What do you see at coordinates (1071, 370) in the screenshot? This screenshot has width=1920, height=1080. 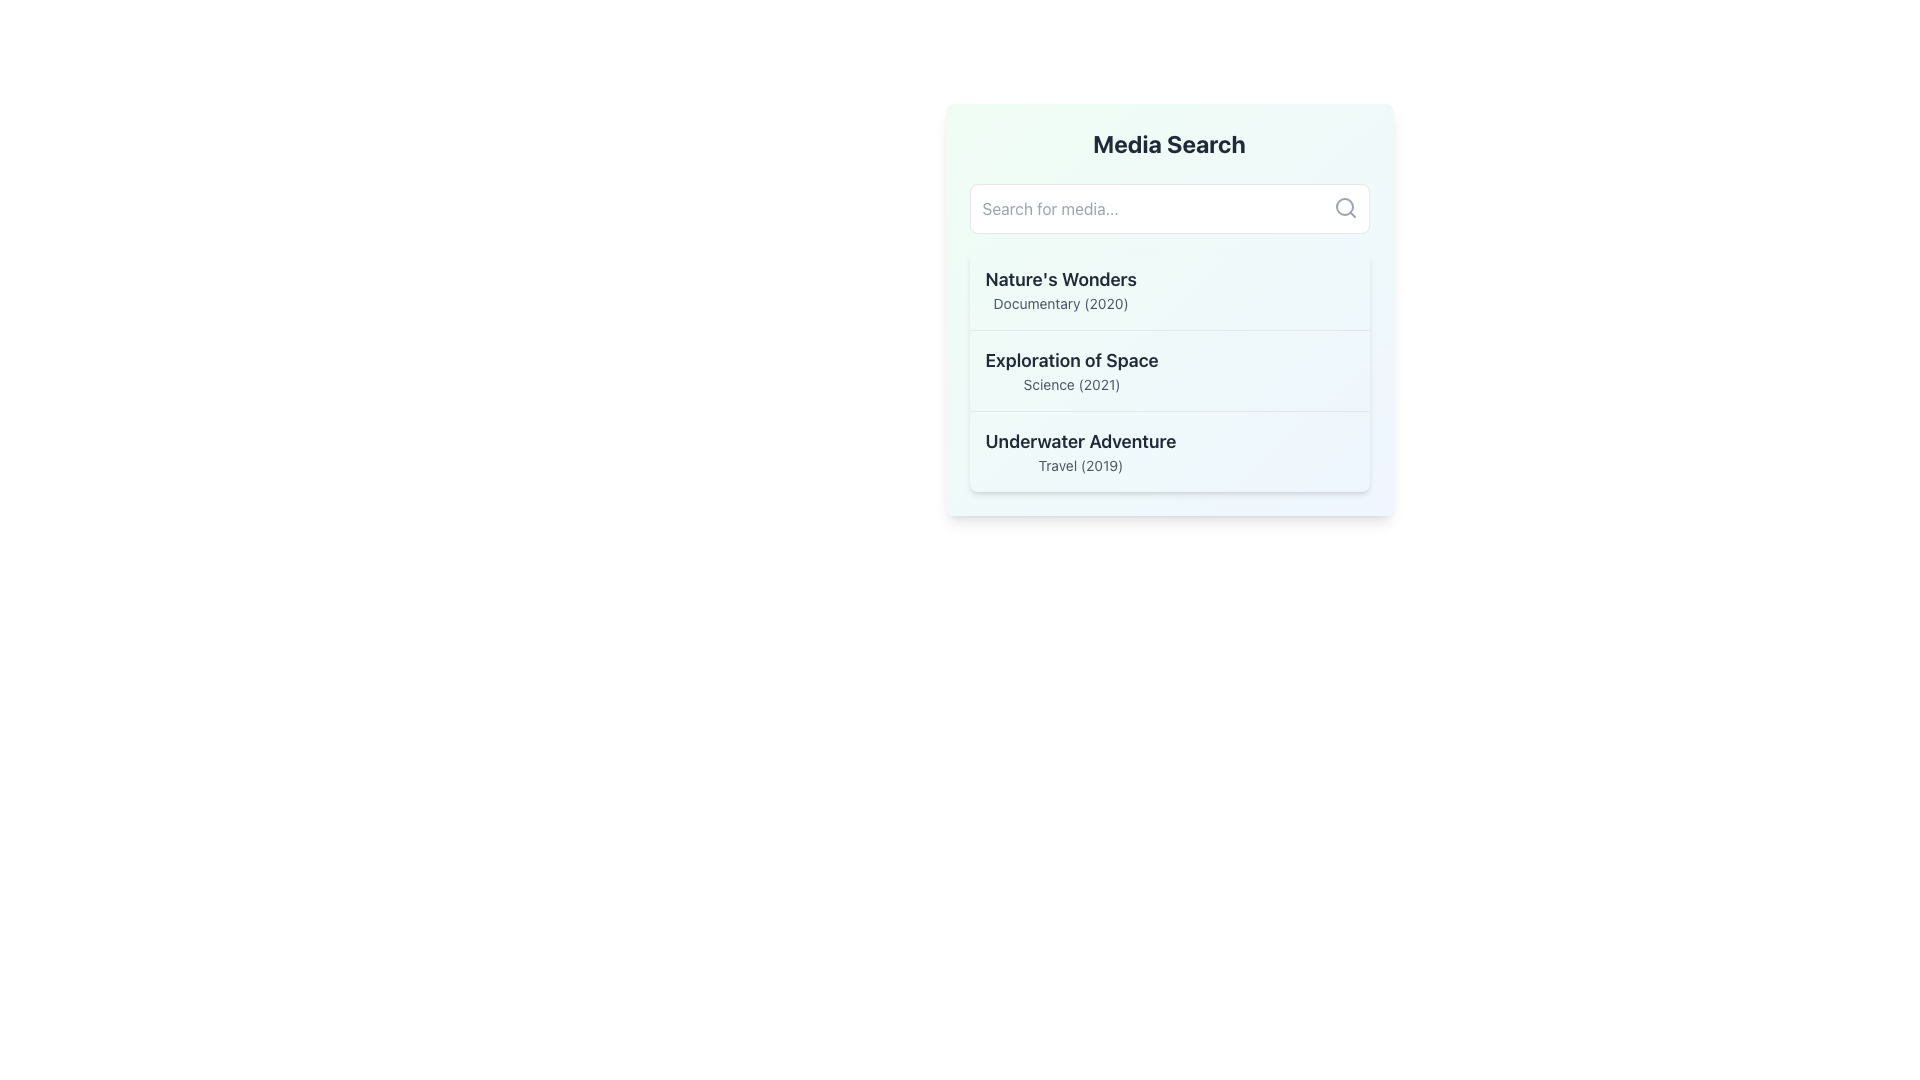 I see `the second list item displaying 'Exploration of Space' in bold text, which is positioned between 'Nature's Wonders' and 'Underwater Adventure'` at bounding box center [1071, 370].